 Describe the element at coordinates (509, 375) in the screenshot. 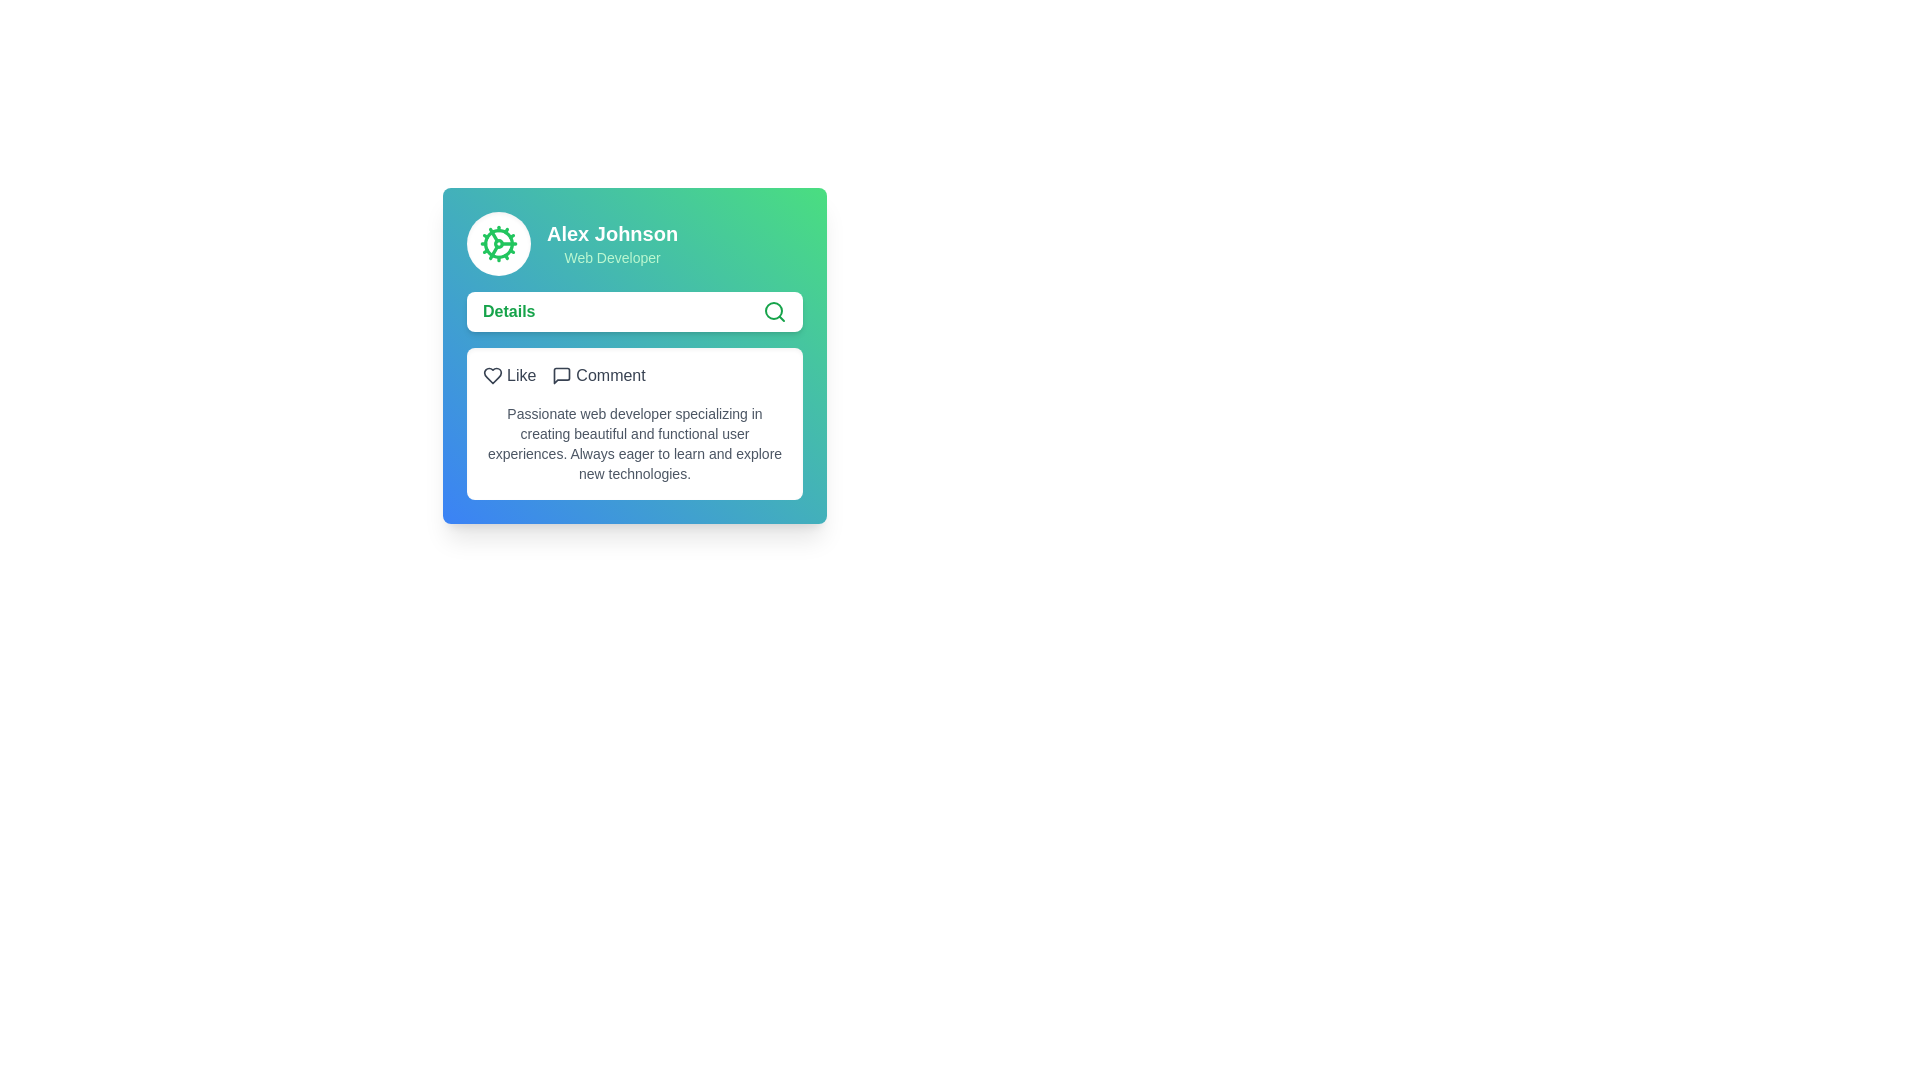

I see `the interactive 'like' button located in the top-left of a two-item horizontal group within a card to indicate appreciation or interest in the associated content` at that location.